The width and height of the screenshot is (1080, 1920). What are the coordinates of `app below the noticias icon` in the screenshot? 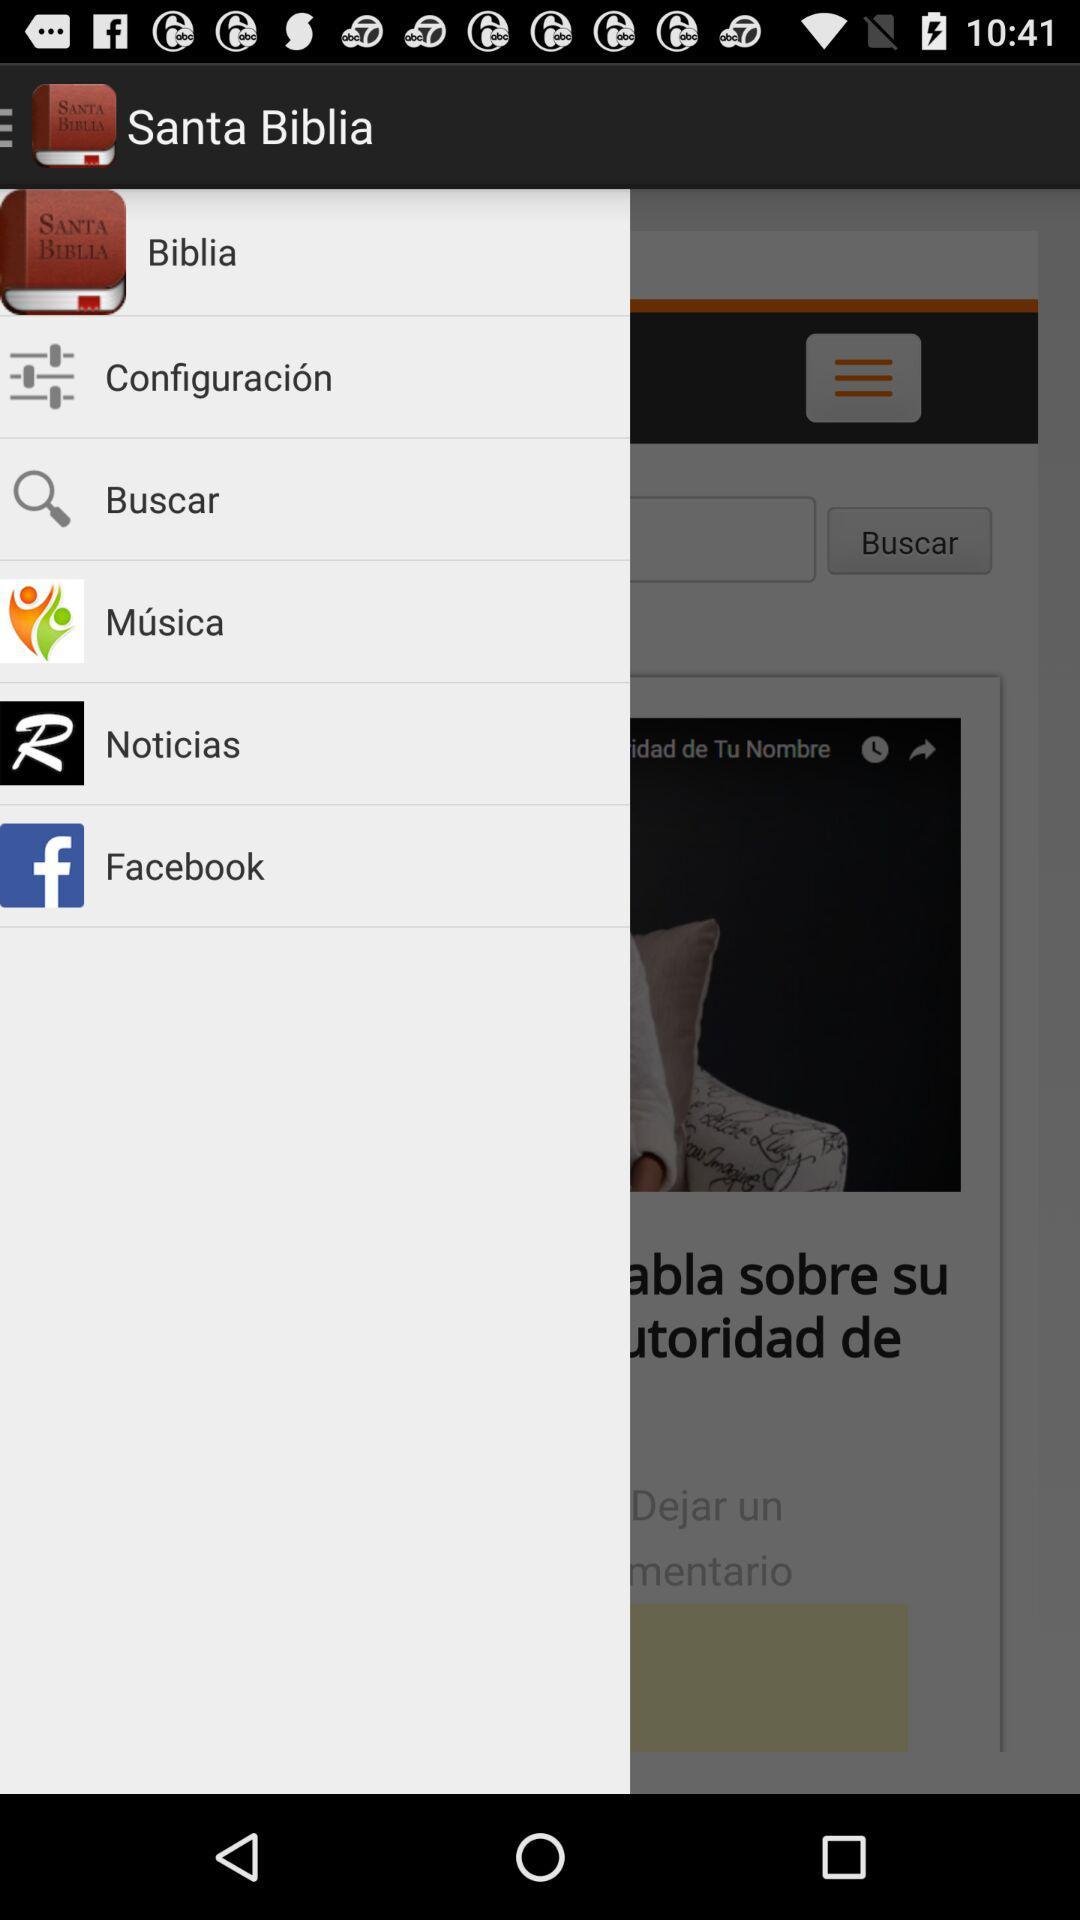 It's located at (356, 865).